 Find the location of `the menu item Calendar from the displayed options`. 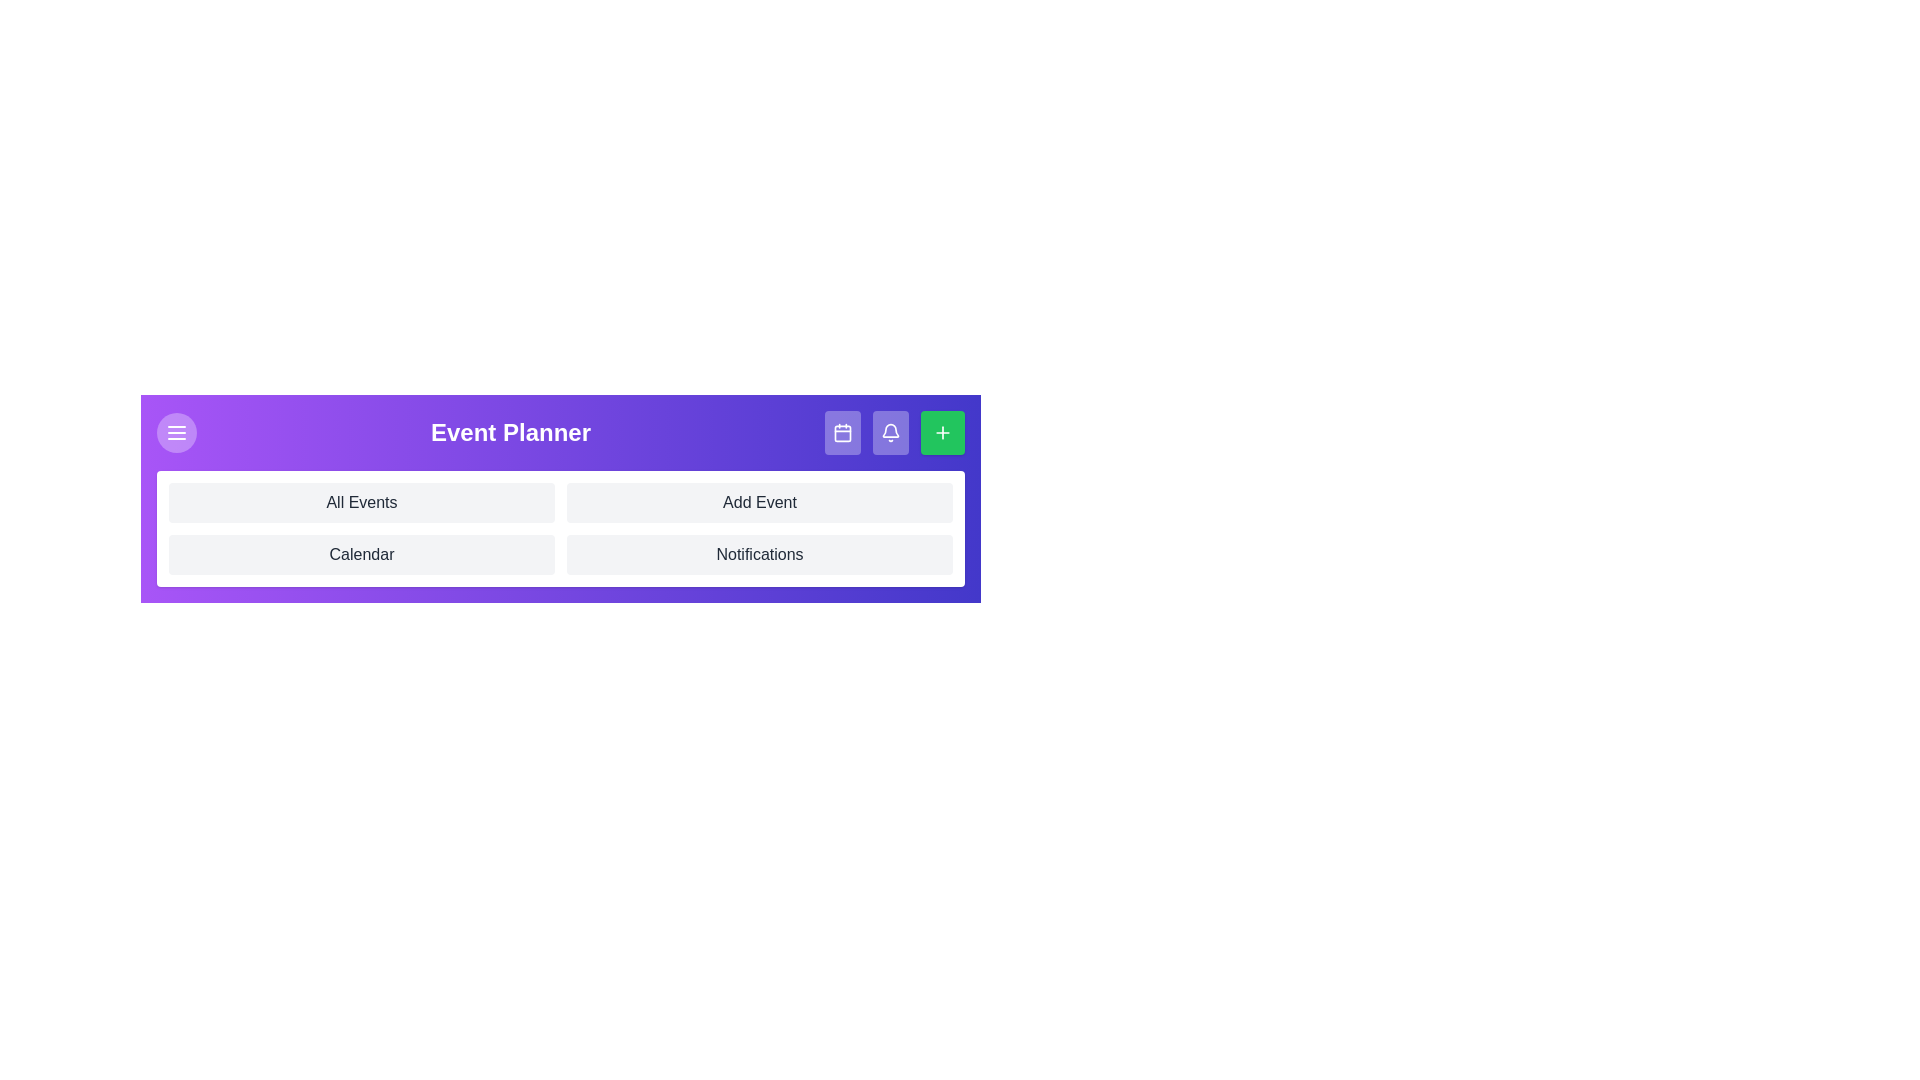

the menu item Calendar from the displayed options is located at coordinates (361, 555).